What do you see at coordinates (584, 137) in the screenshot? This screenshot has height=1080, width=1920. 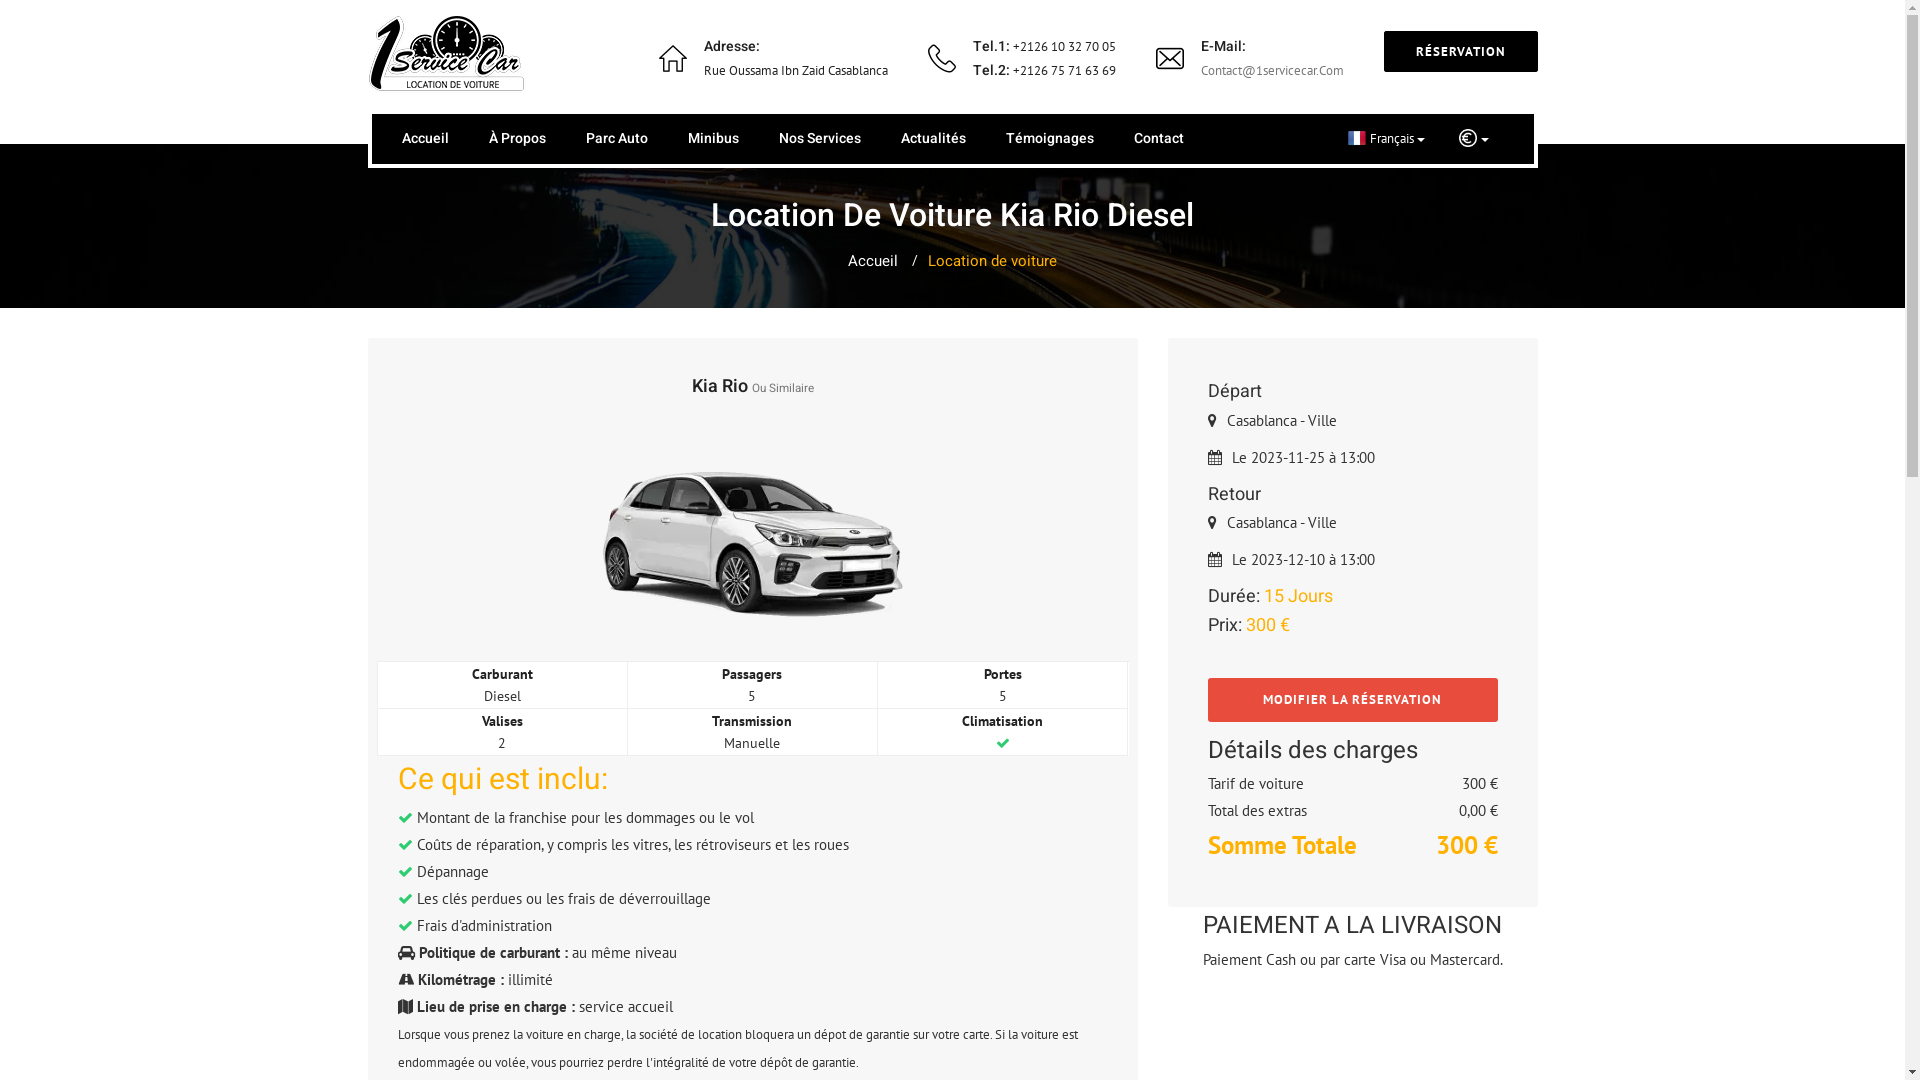 I see `'Parc Auto'` at bounding box center [584, 137].